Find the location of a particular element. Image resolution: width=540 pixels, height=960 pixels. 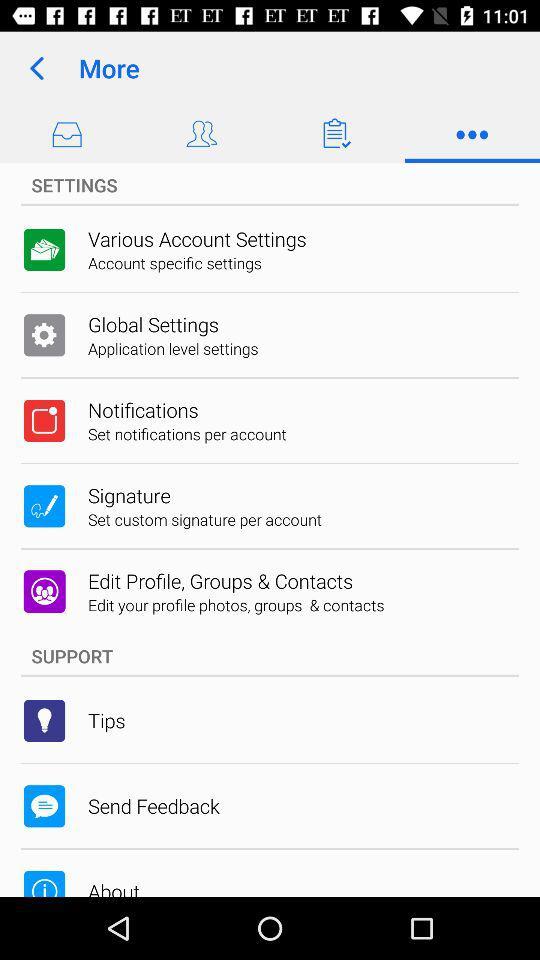

the application level settings item is located at coordinates (173, 348).